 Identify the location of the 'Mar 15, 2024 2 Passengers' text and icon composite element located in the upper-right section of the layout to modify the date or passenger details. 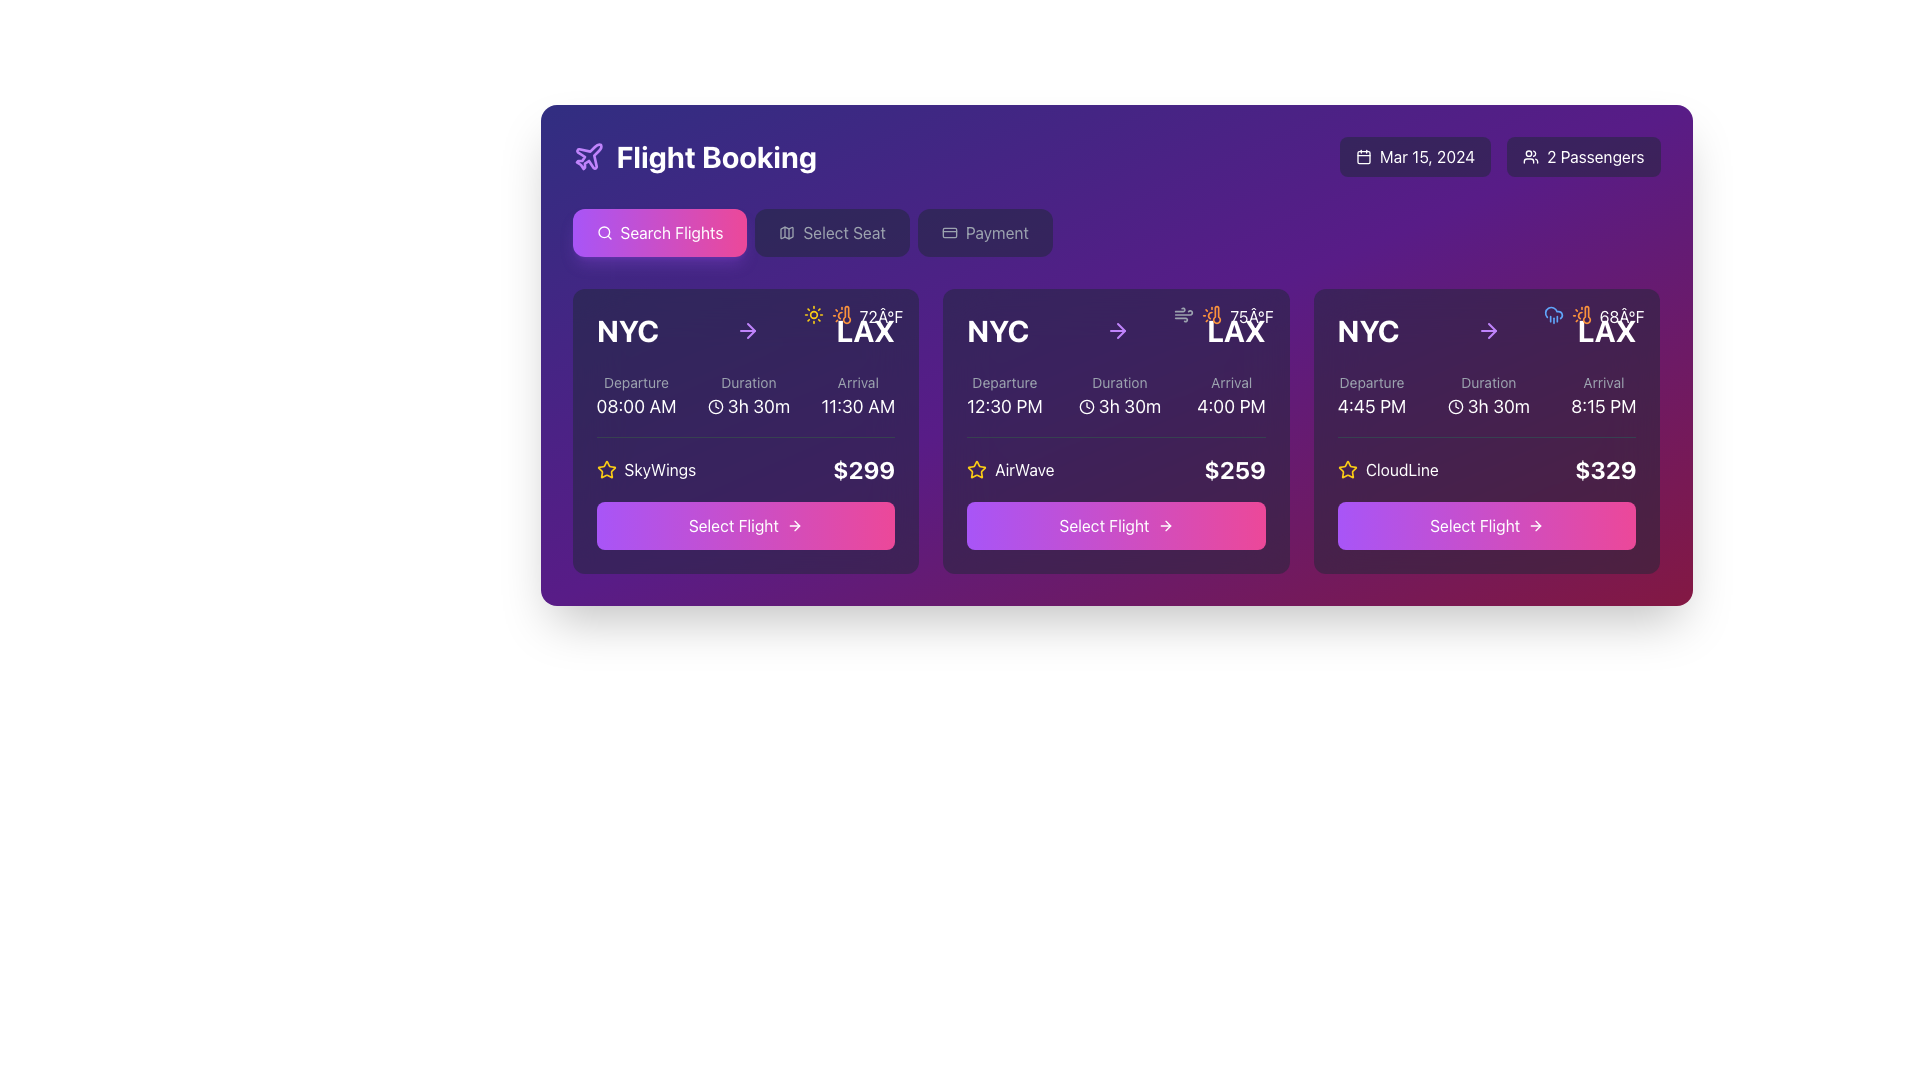
(1499, 156).